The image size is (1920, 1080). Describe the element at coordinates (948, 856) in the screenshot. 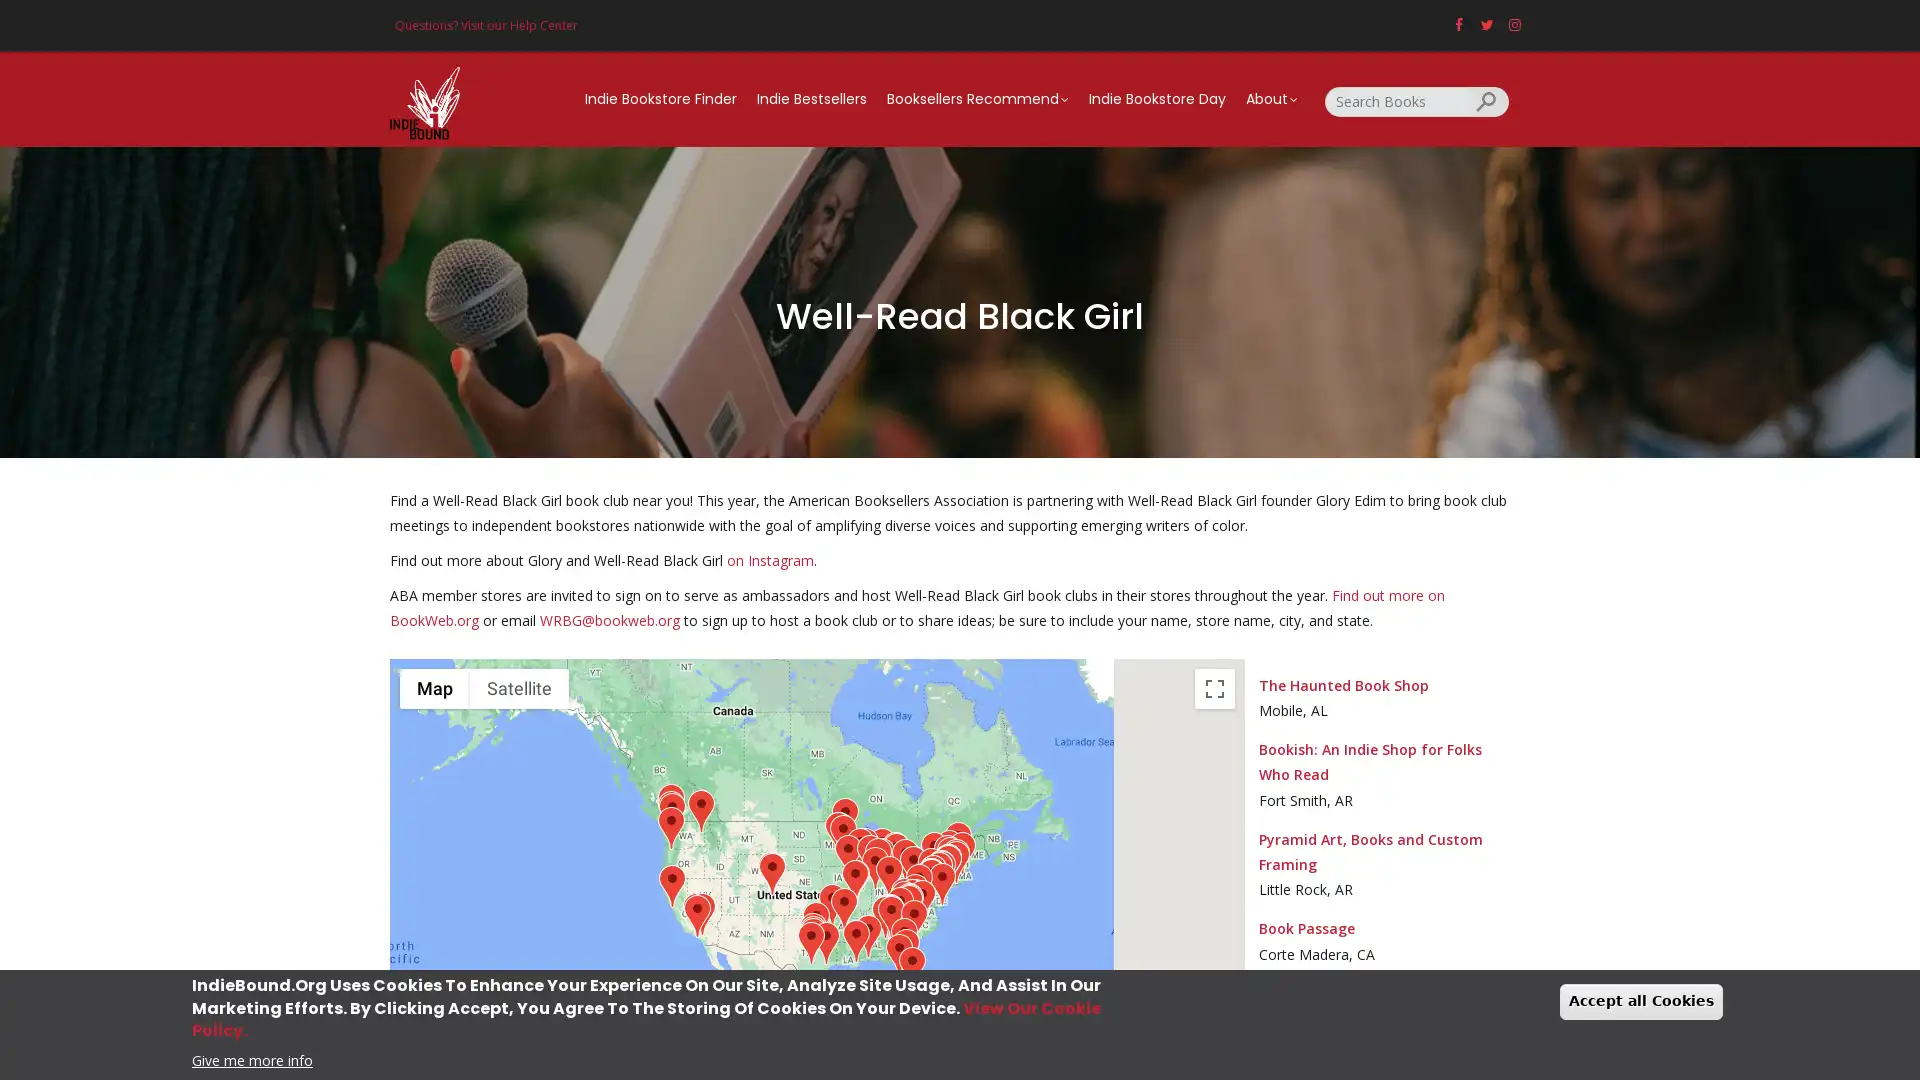

I see `Merritt Bookstore` at that location.